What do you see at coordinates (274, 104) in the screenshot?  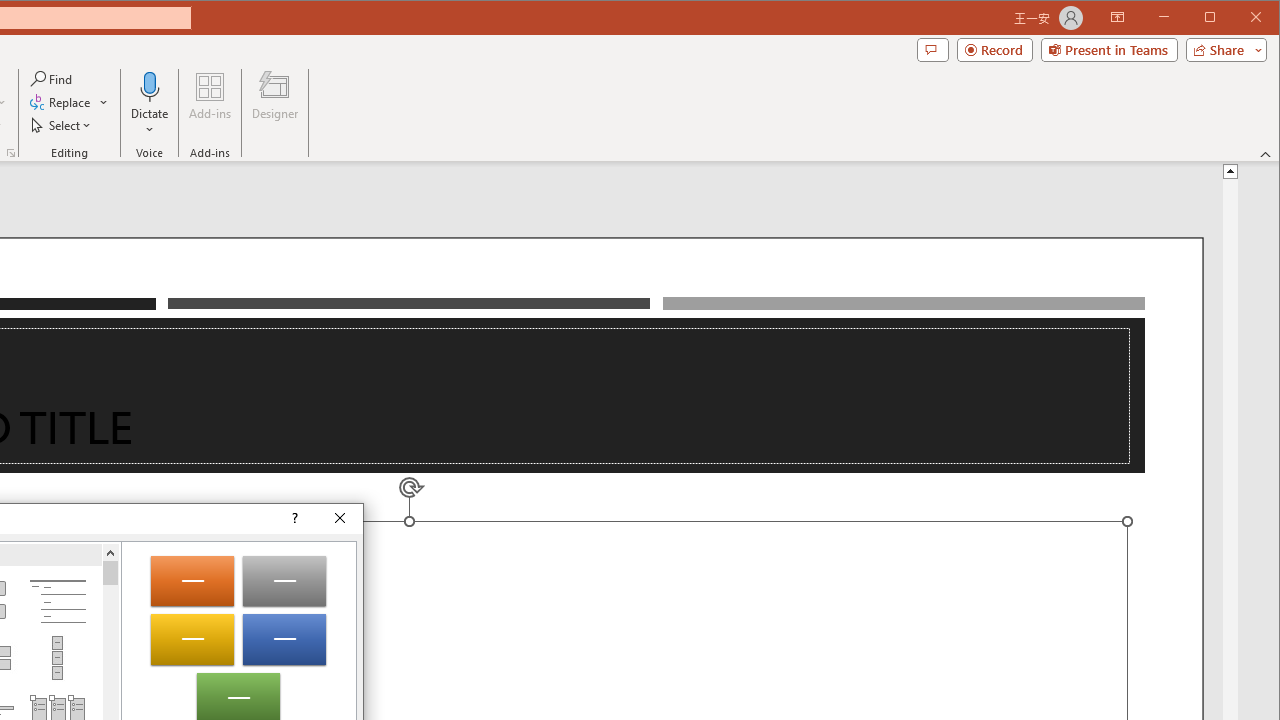 I see `'Designer'` at bounding box center [274, 104].